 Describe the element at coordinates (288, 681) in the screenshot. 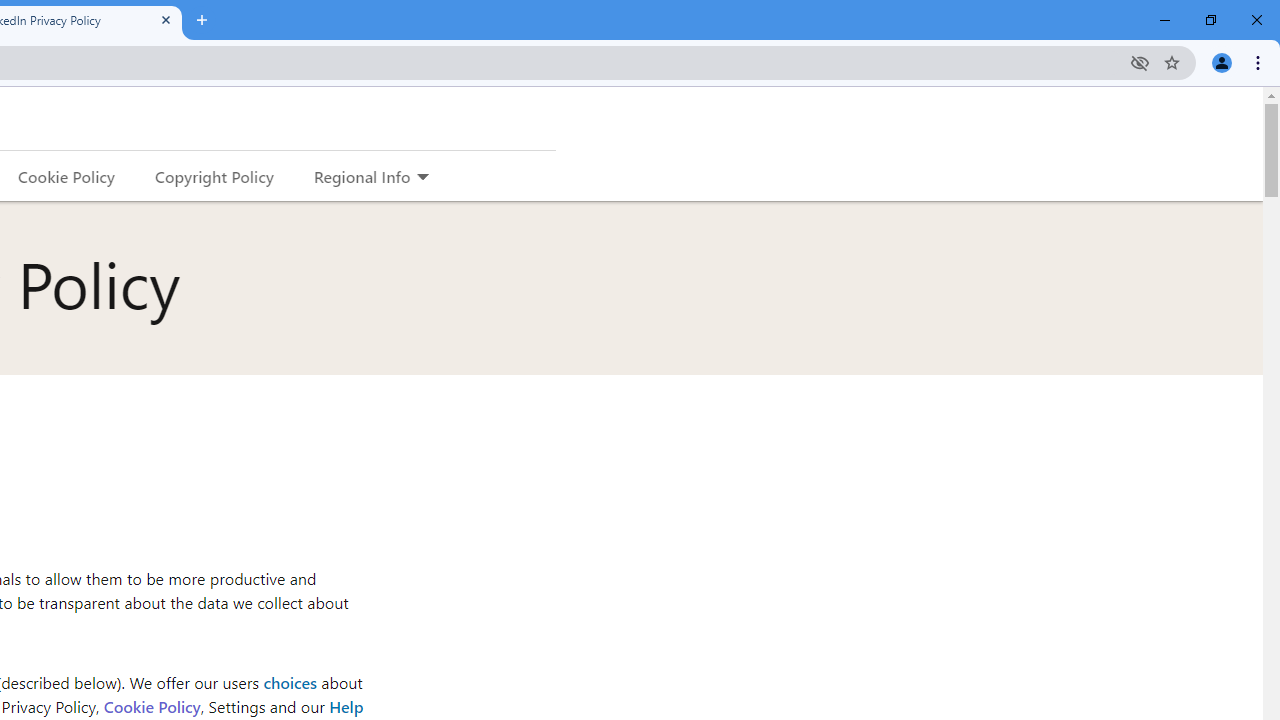

I see `'choices'` at that location.